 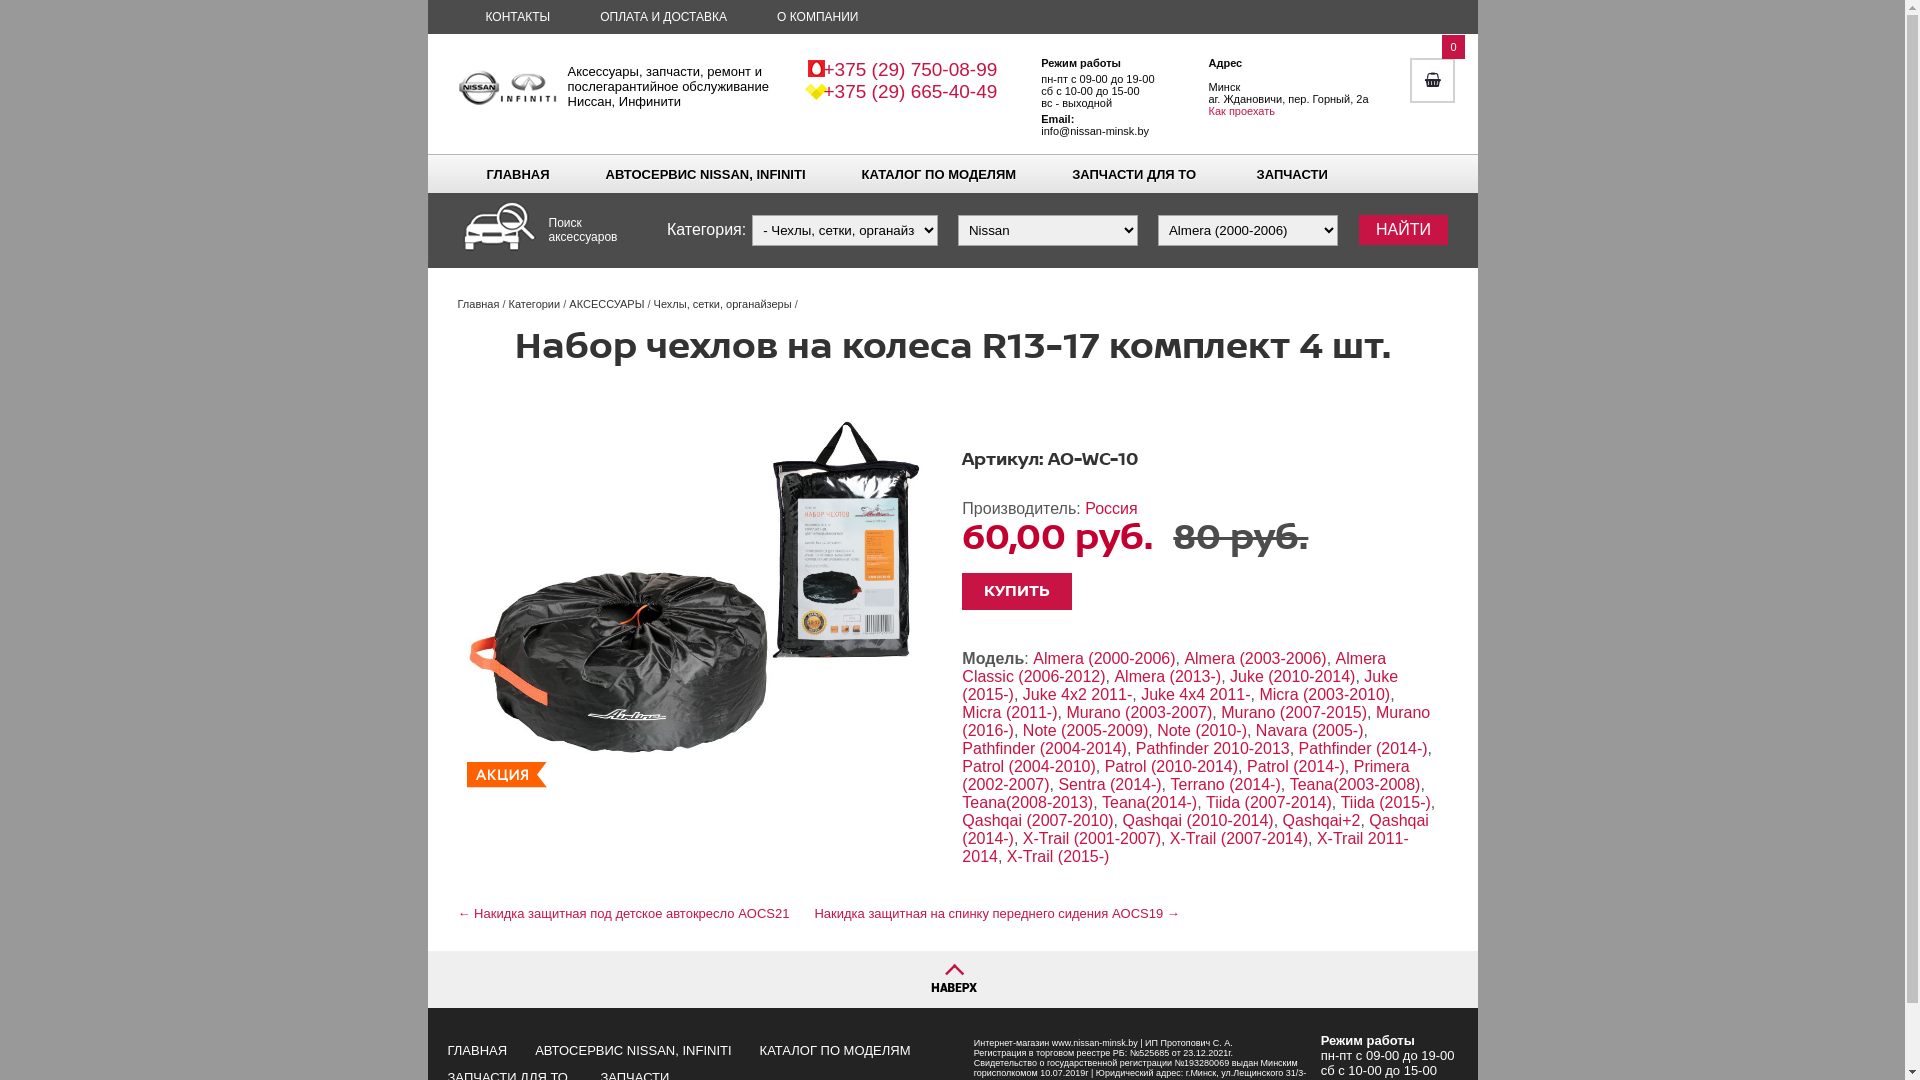 I want to click on 'Terrano (2014-)', so click(x=1223, y=783).